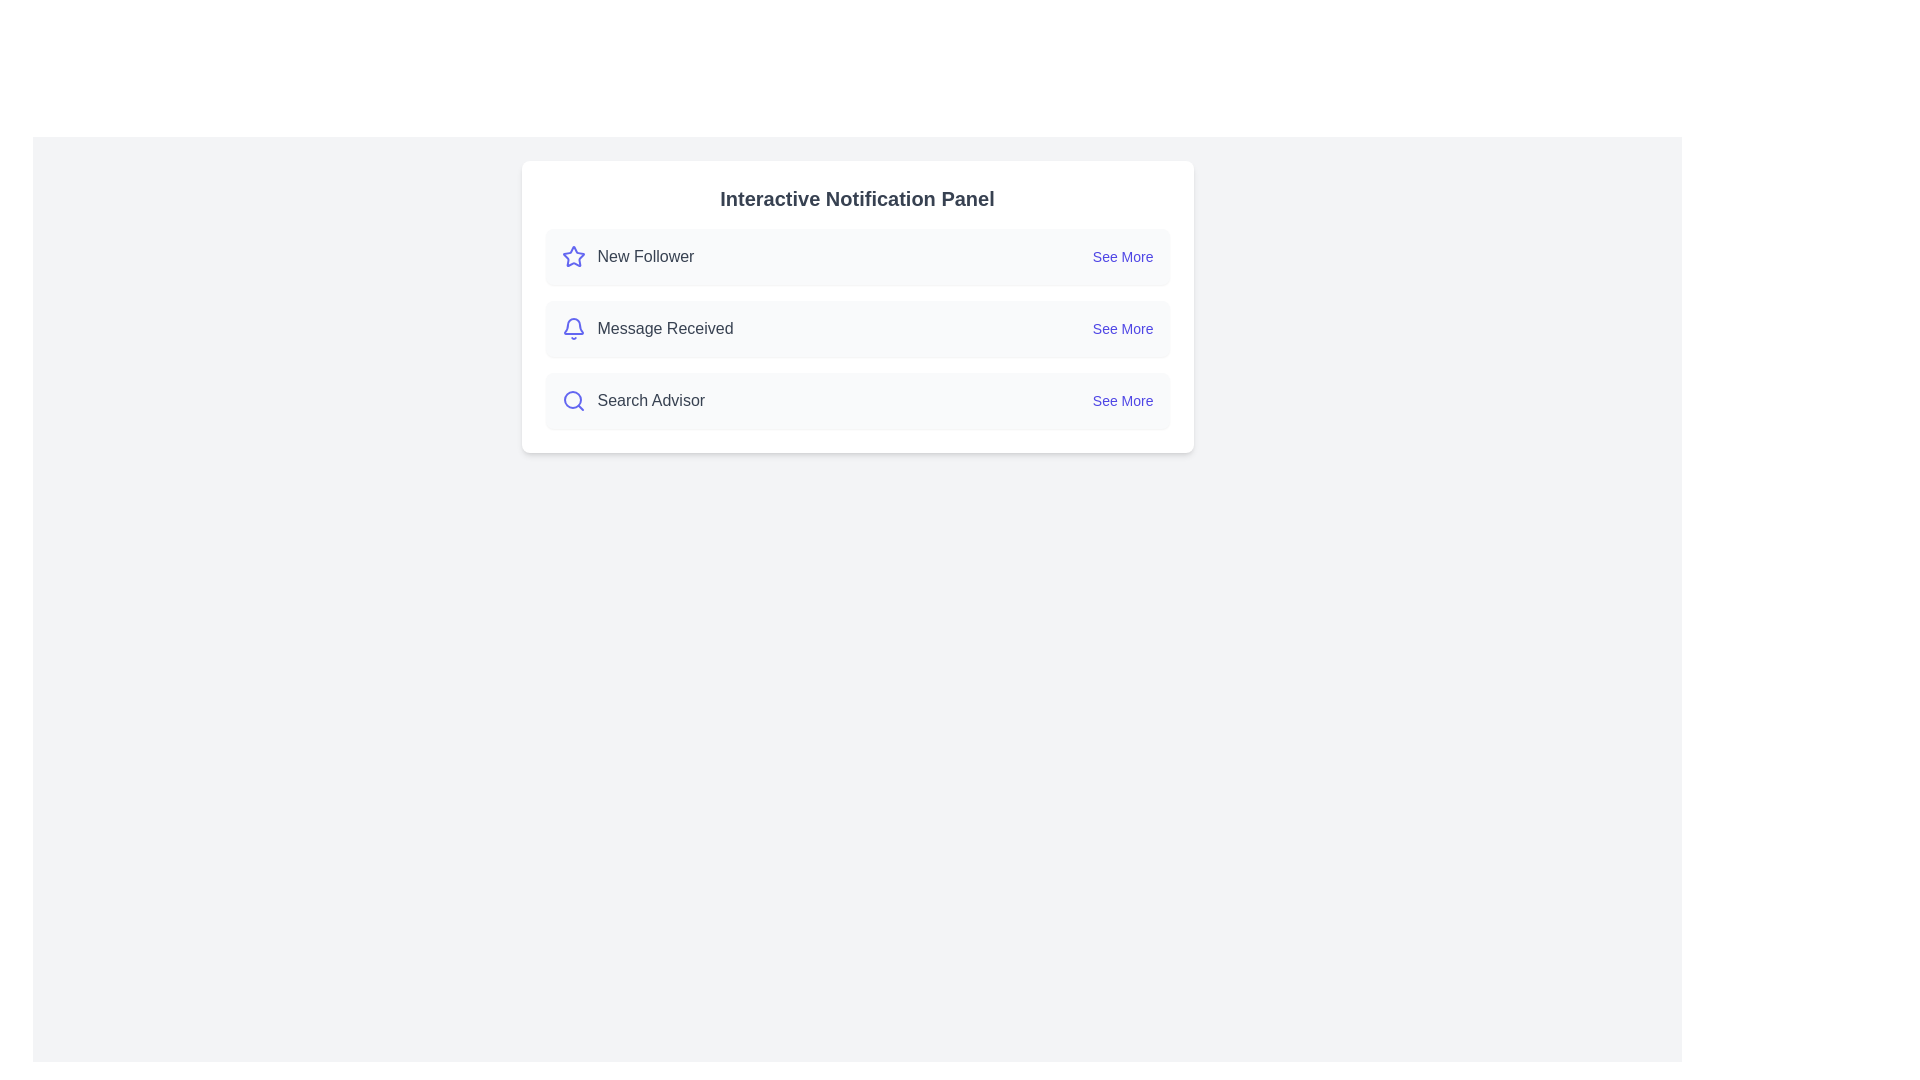  Describe the element at coordinates (665, 327) in the screenshot. I see `the 'Message Received' text label, which is positioned below the 'New Follower' item and above the 'Search Advisor' item in the panel` at that location.